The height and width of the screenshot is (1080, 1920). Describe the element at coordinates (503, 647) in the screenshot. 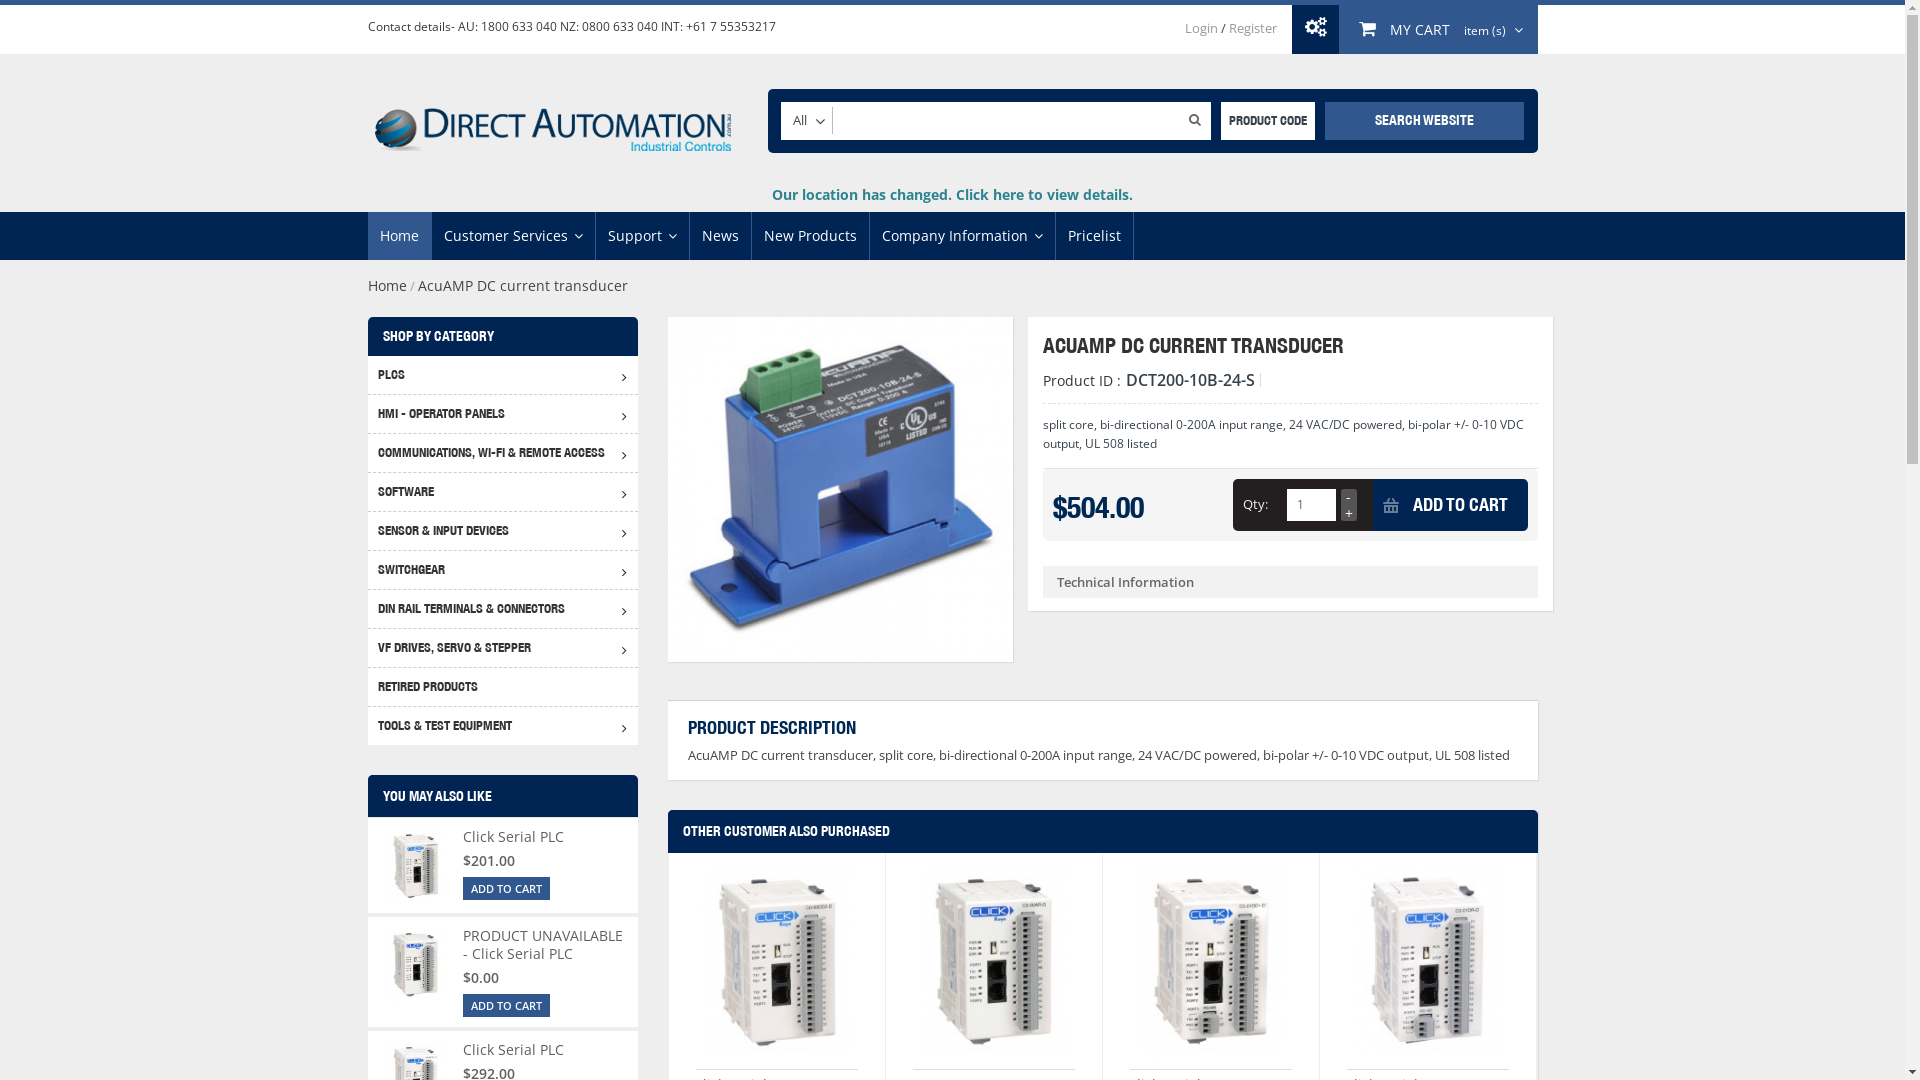

I see `'VF DRIVES, SERVO & STEPPER'` at that location.